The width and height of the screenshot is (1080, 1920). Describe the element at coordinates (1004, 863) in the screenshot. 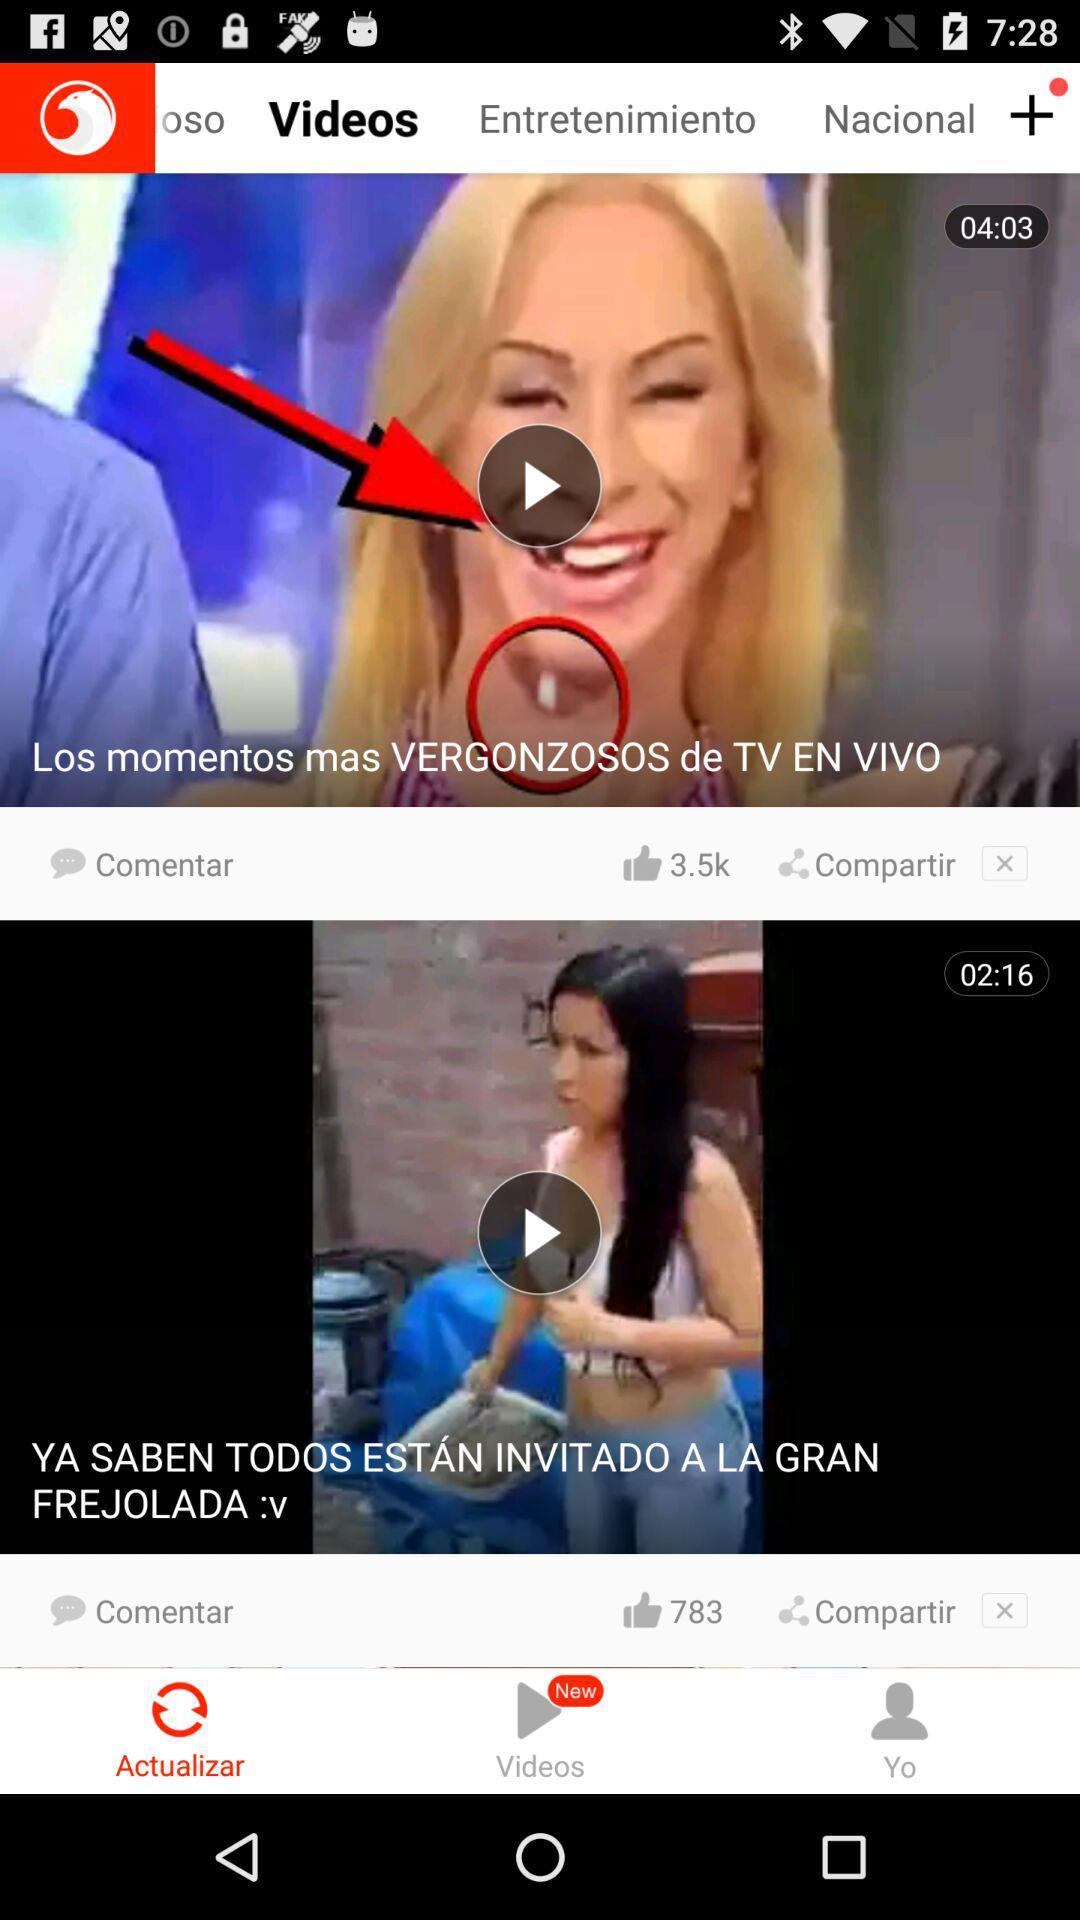

I see `window` at that location.